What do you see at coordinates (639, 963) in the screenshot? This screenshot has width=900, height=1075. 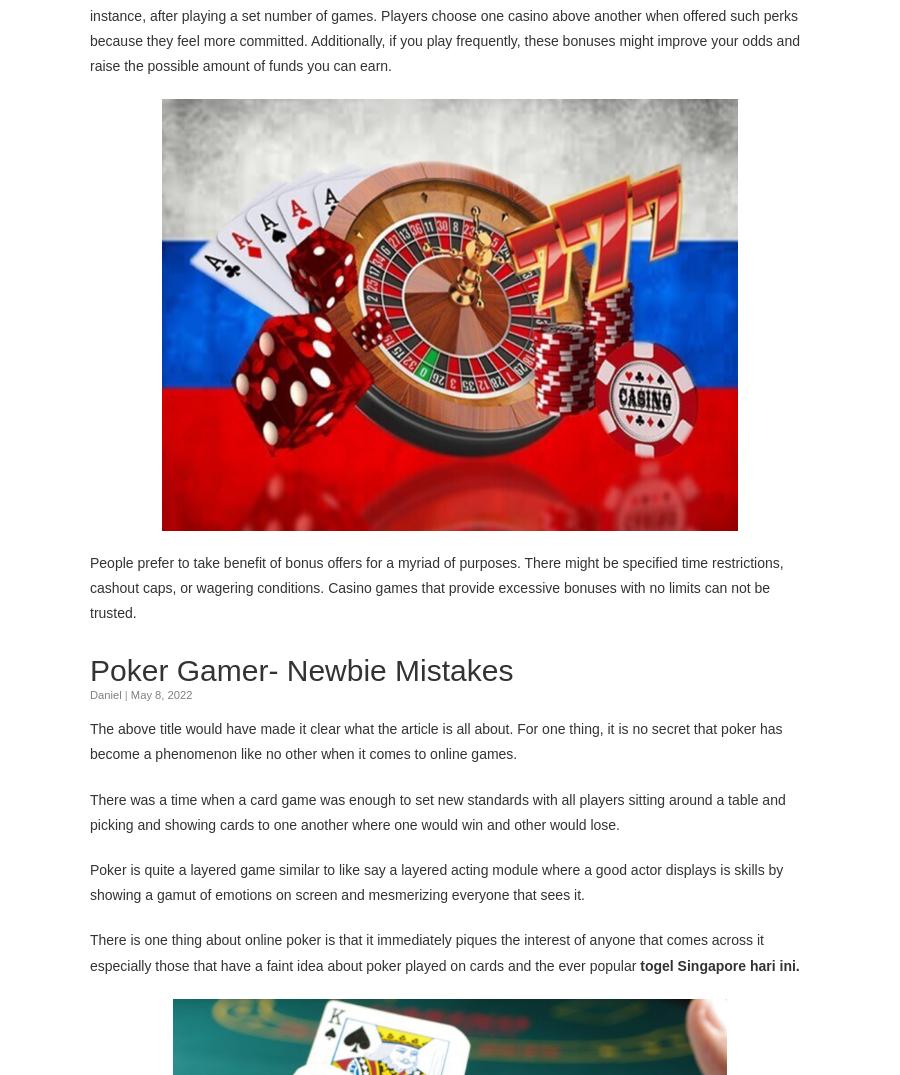 I see `'togel Singapore hari ini'` at bounding box center [639, 963].